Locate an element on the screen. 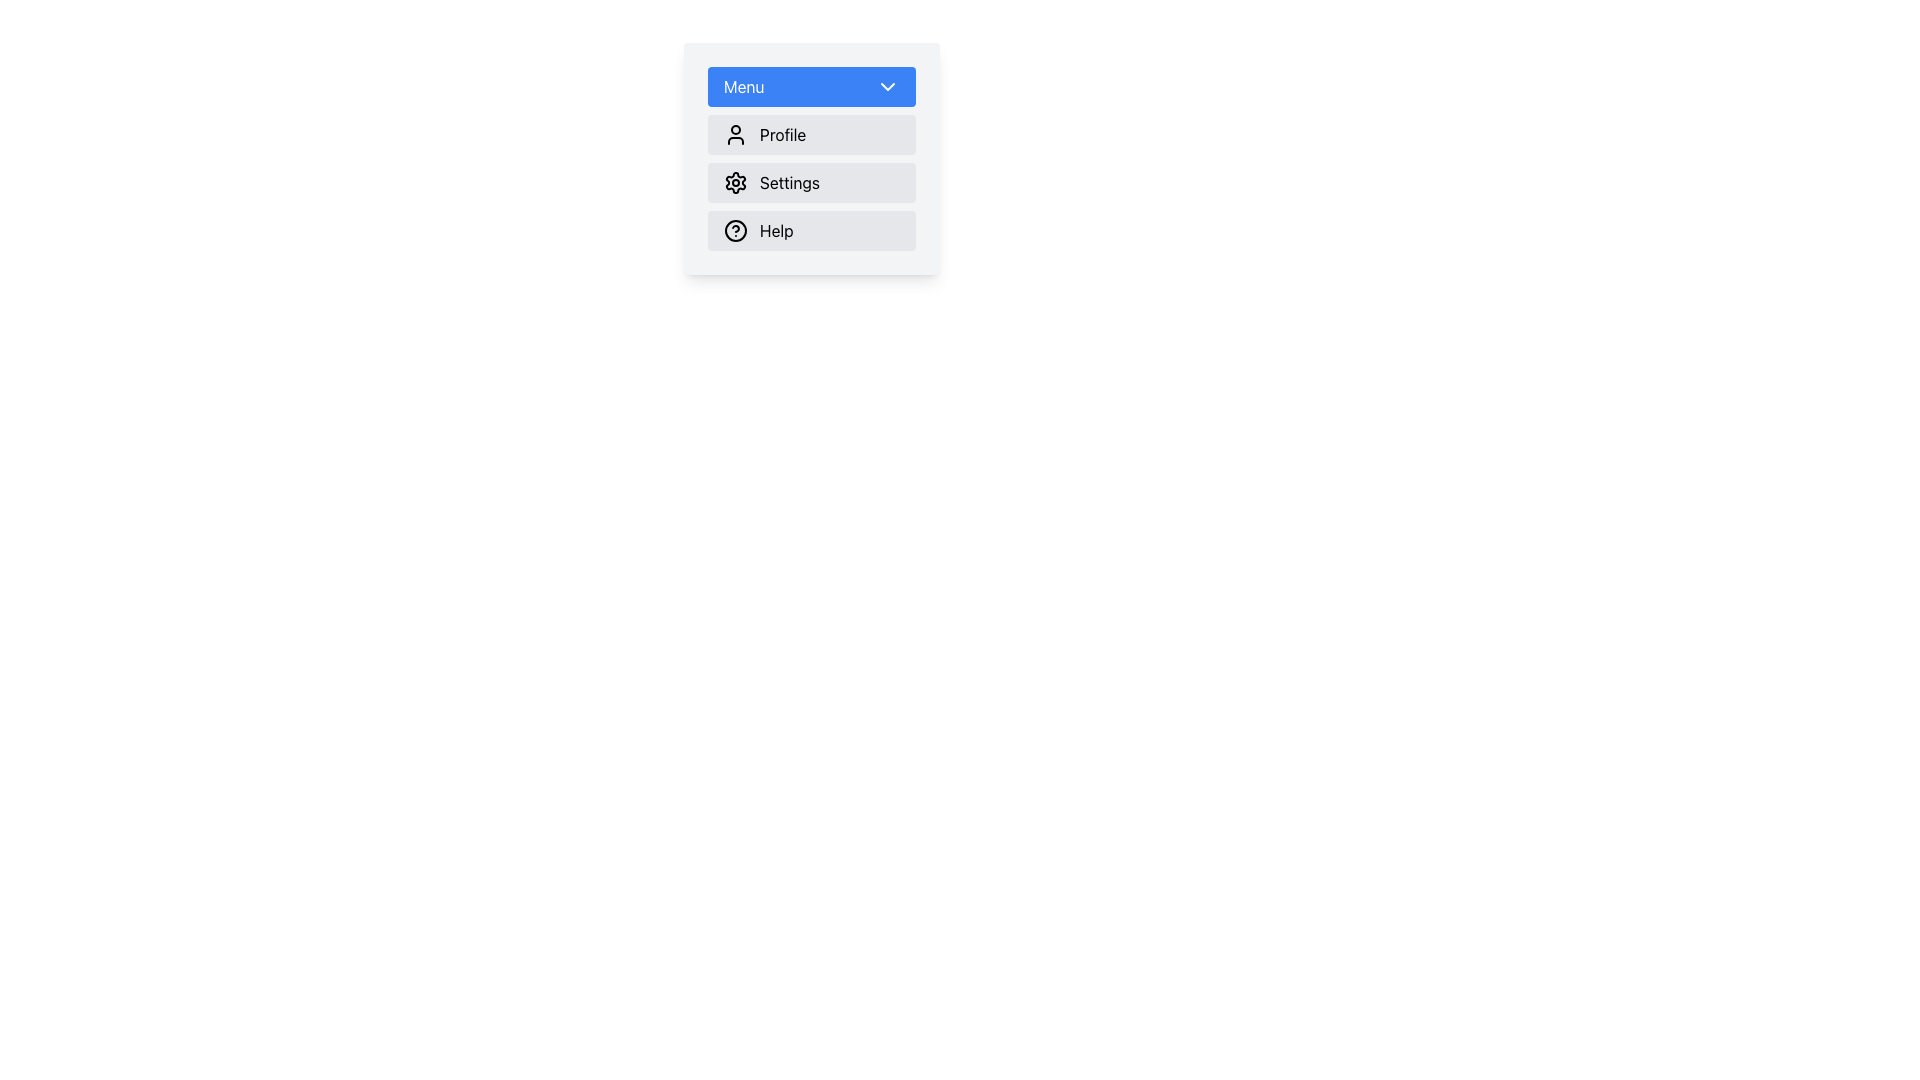 The width and height of the screenshot is (1920, 1080). the 'Settings' menu item, which is the second option in the vertical navigation panel, featuring a gear icon and bold text is located at coordinates (811, 182).